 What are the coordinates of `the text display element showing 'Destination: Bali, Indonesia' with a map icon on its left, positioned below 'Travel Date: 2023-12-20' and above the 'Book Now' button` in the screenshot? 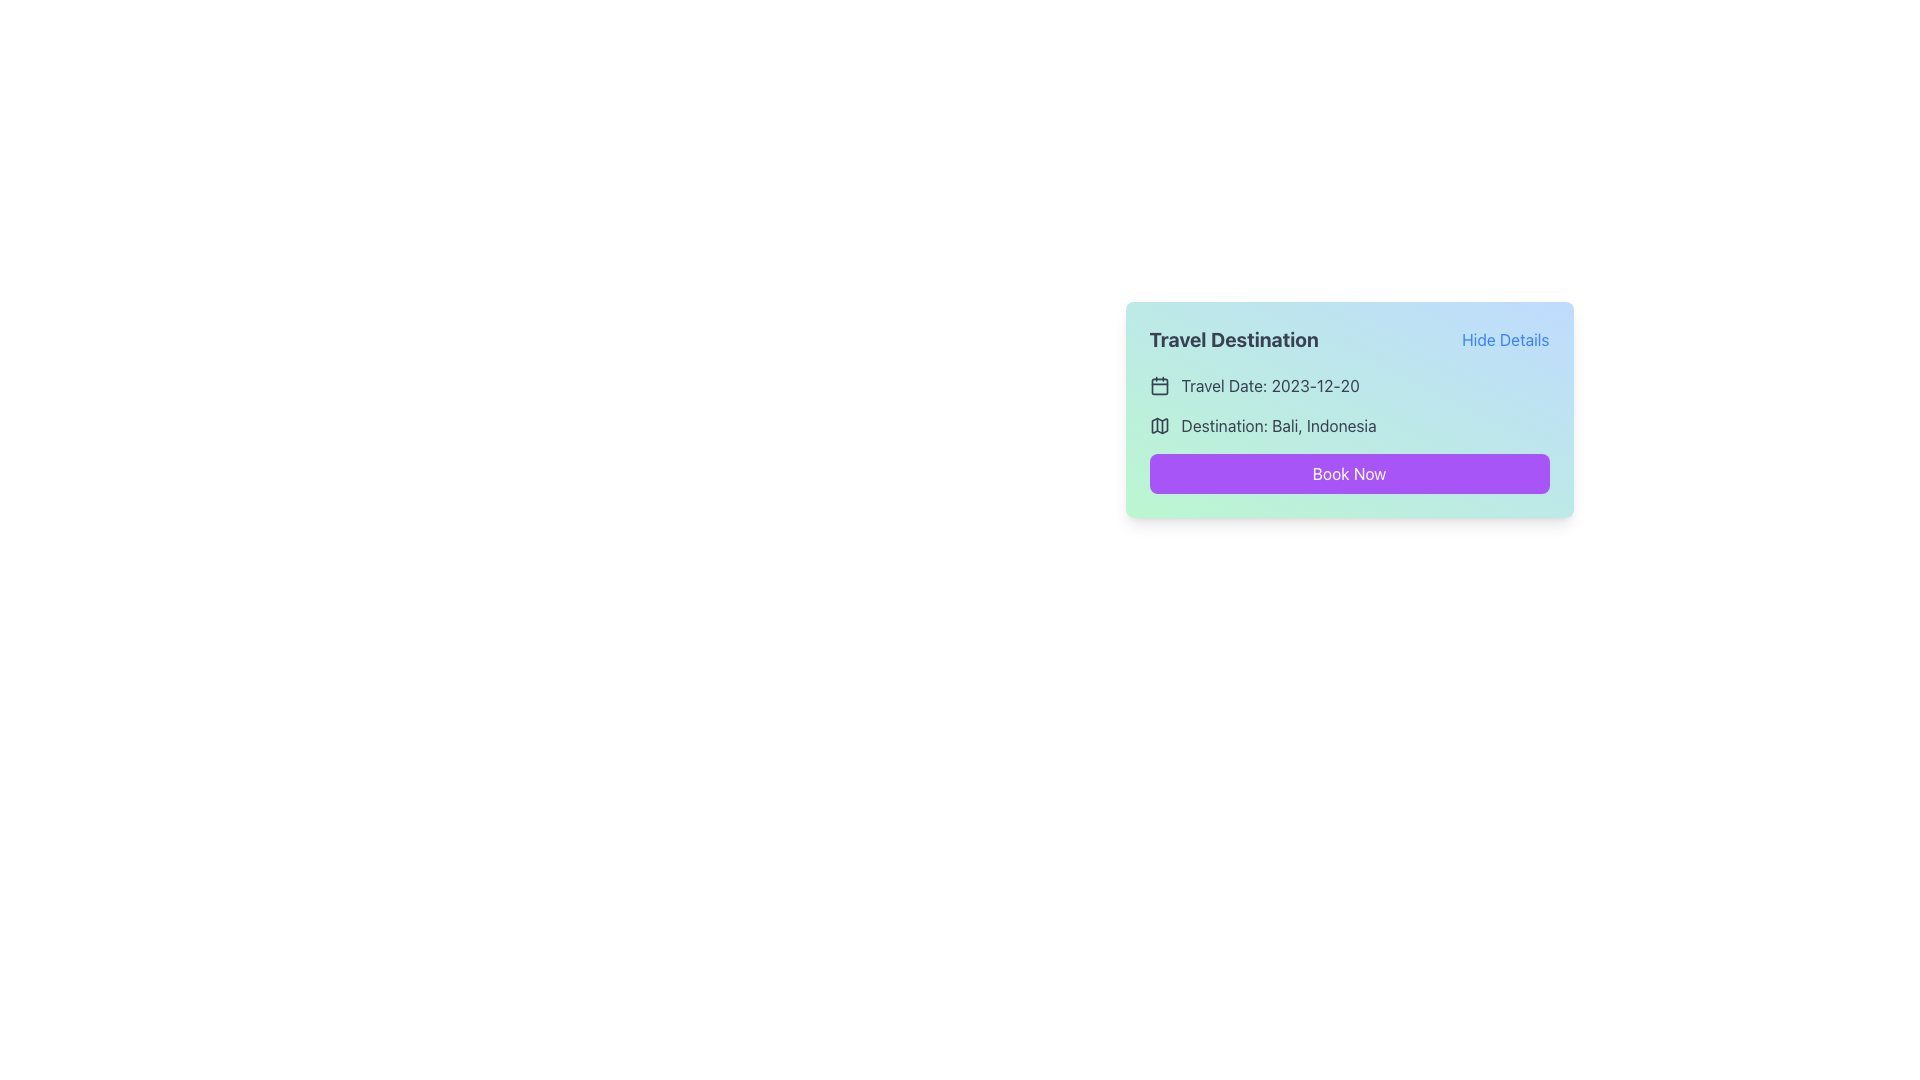 It's located at (1349, 424).